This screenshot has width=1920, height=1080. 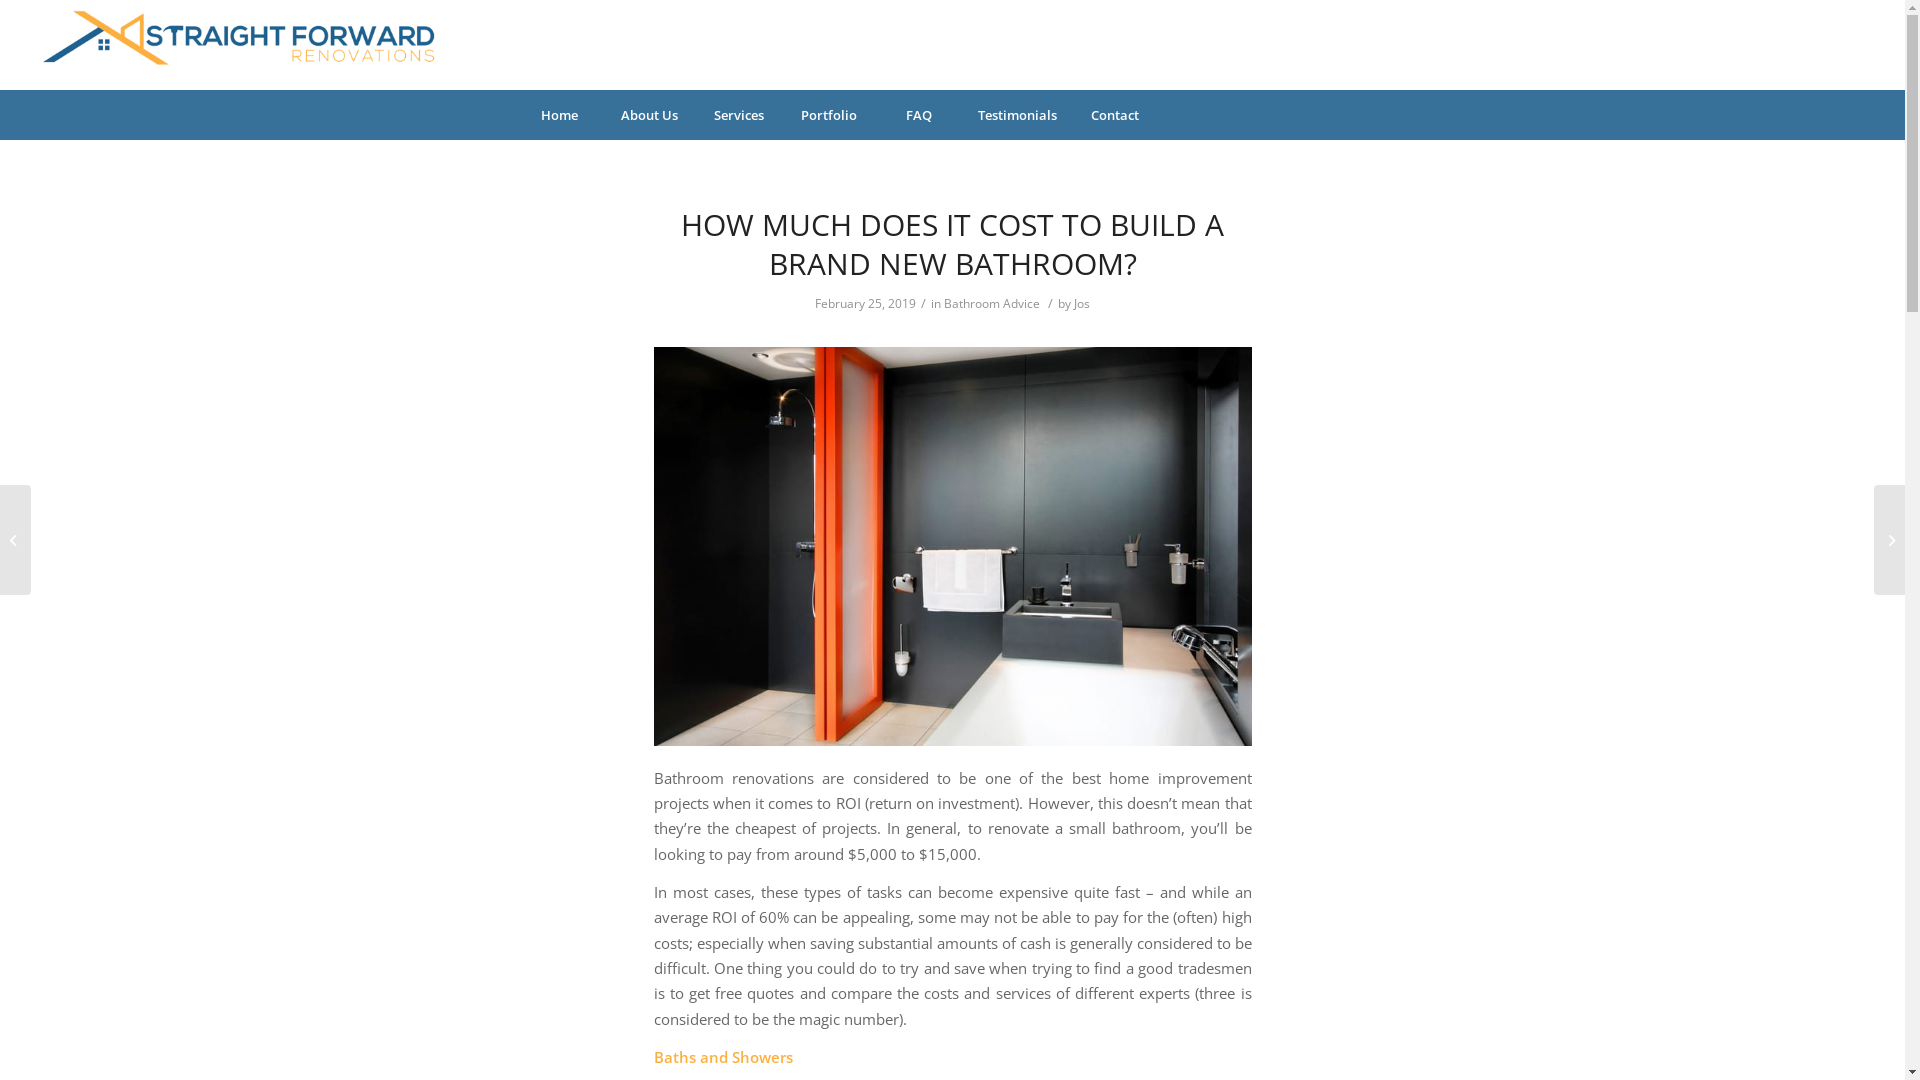 What do you see at coordinates (951, 242) in the screenshot?
I see `'HOW MUCH DOES IT COST TO BUILD A BRAND NEW BATHROOM?'` at bounding box center [951, 242].